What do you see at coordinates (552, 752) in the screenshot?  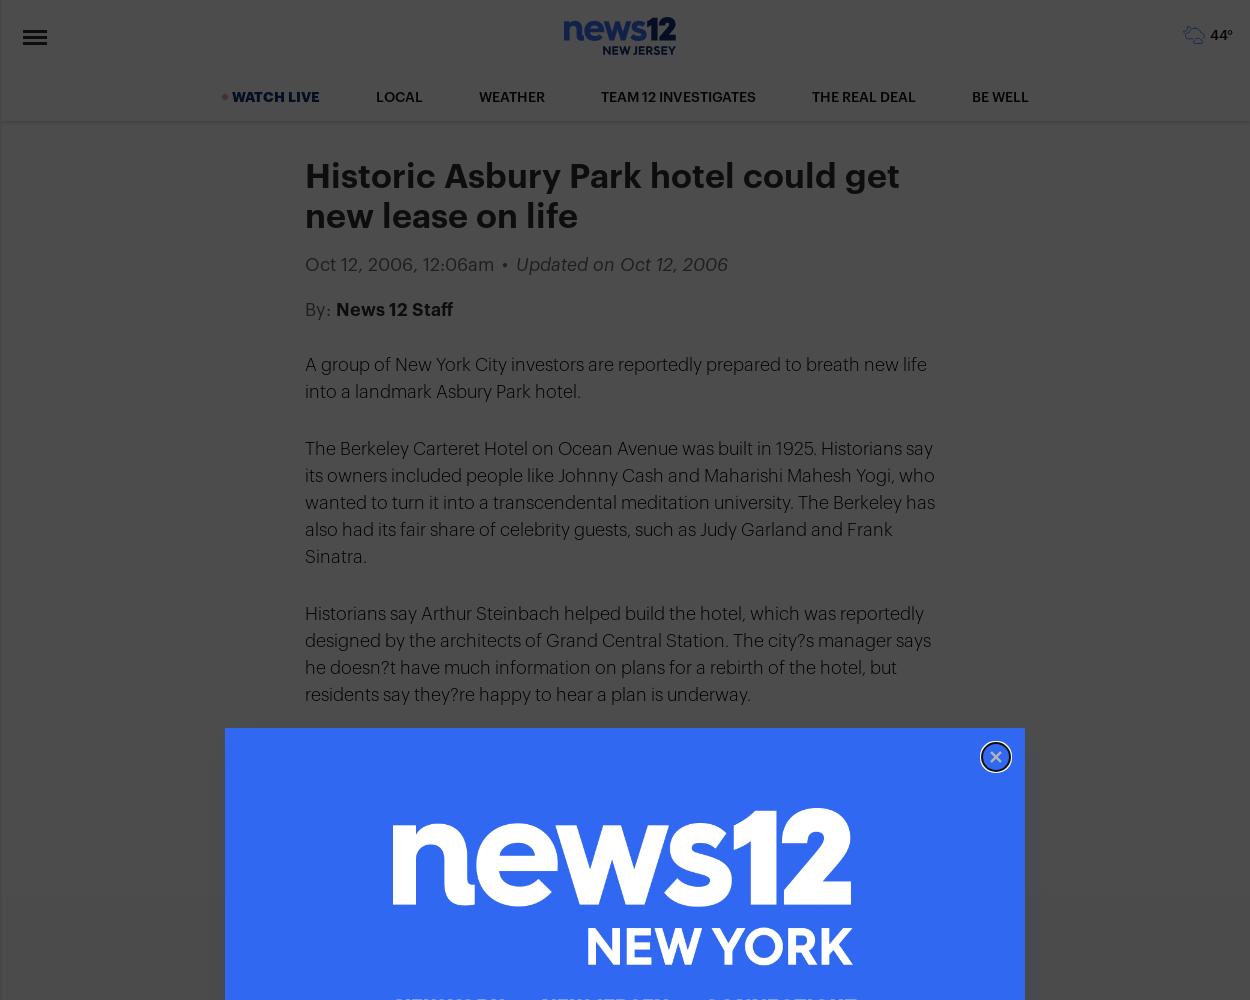 I see `'Share this story'` at bounding box center [552, 752].